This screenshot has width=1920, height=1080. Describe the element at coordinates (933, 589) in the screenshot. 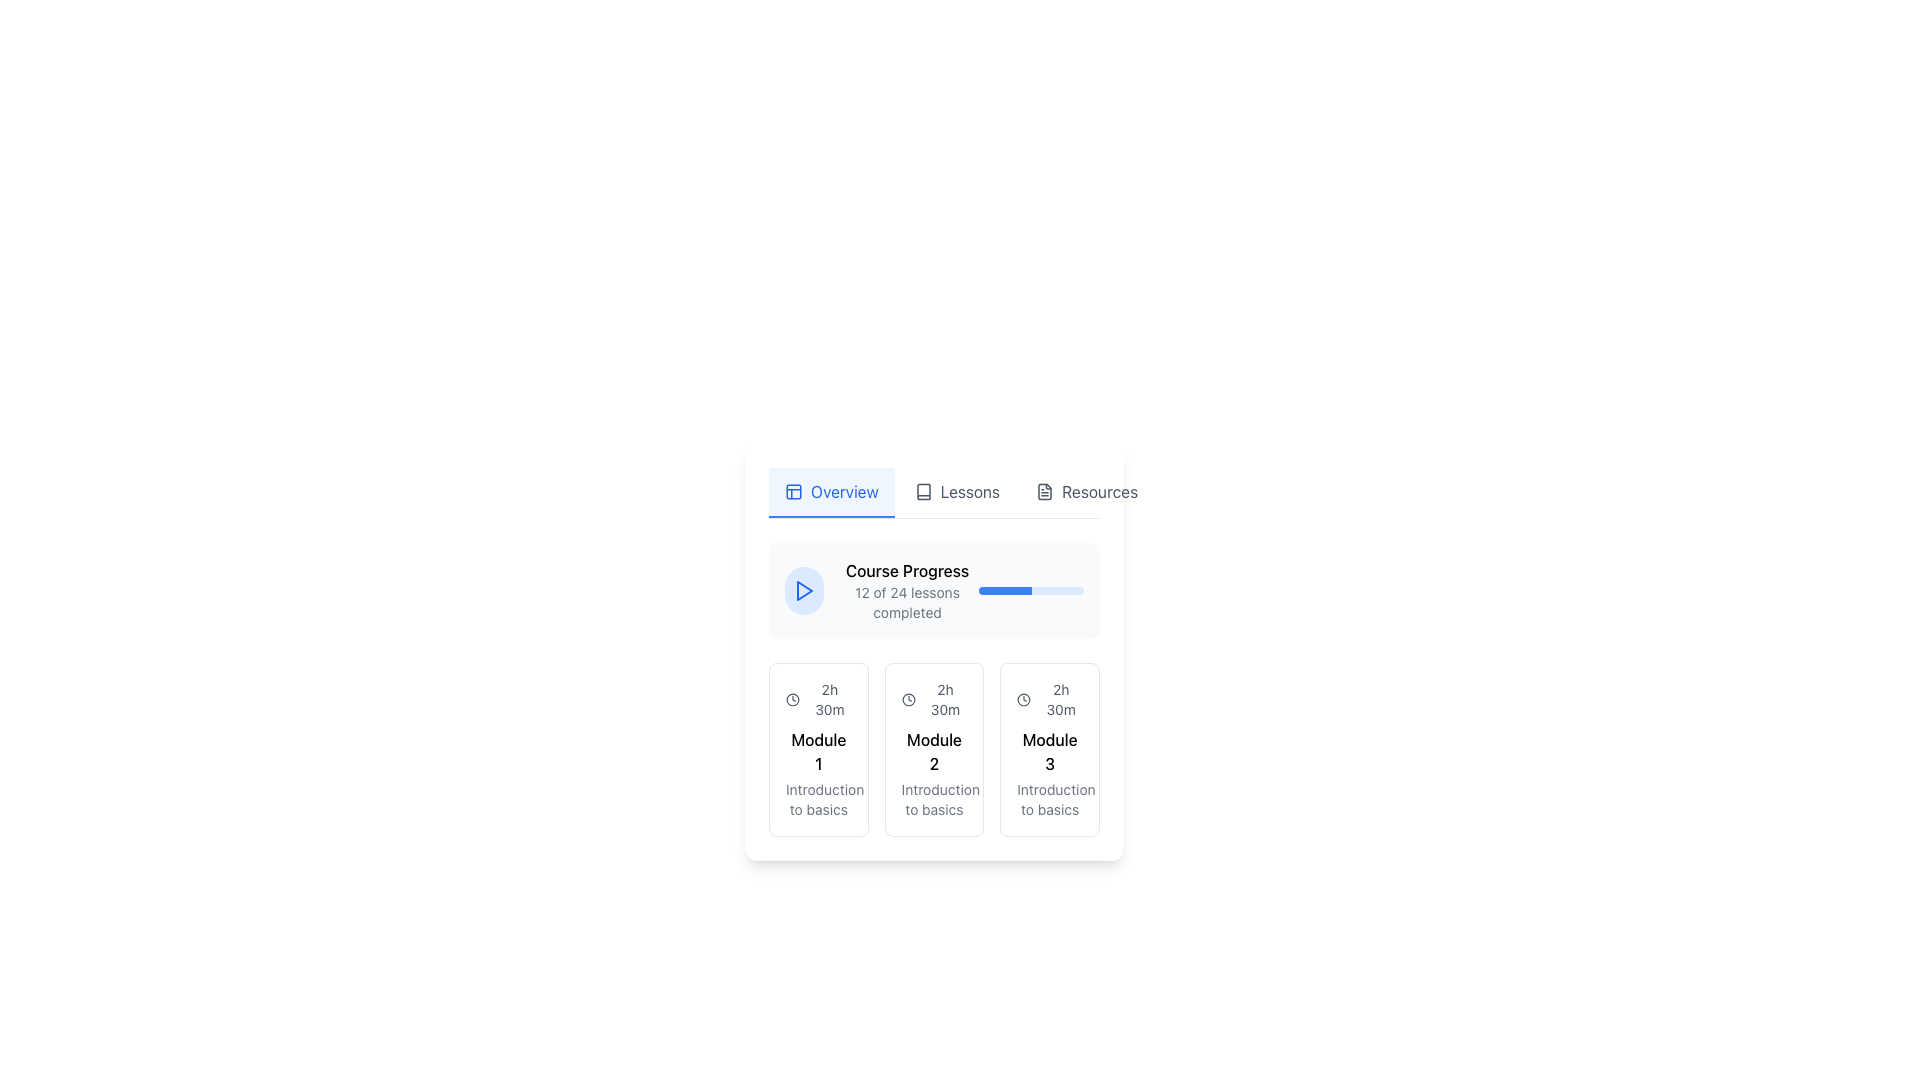

I see `the course progress indicator element that displays the number of lessons completed out of the total available, located at the top section of the main content area` at that location.